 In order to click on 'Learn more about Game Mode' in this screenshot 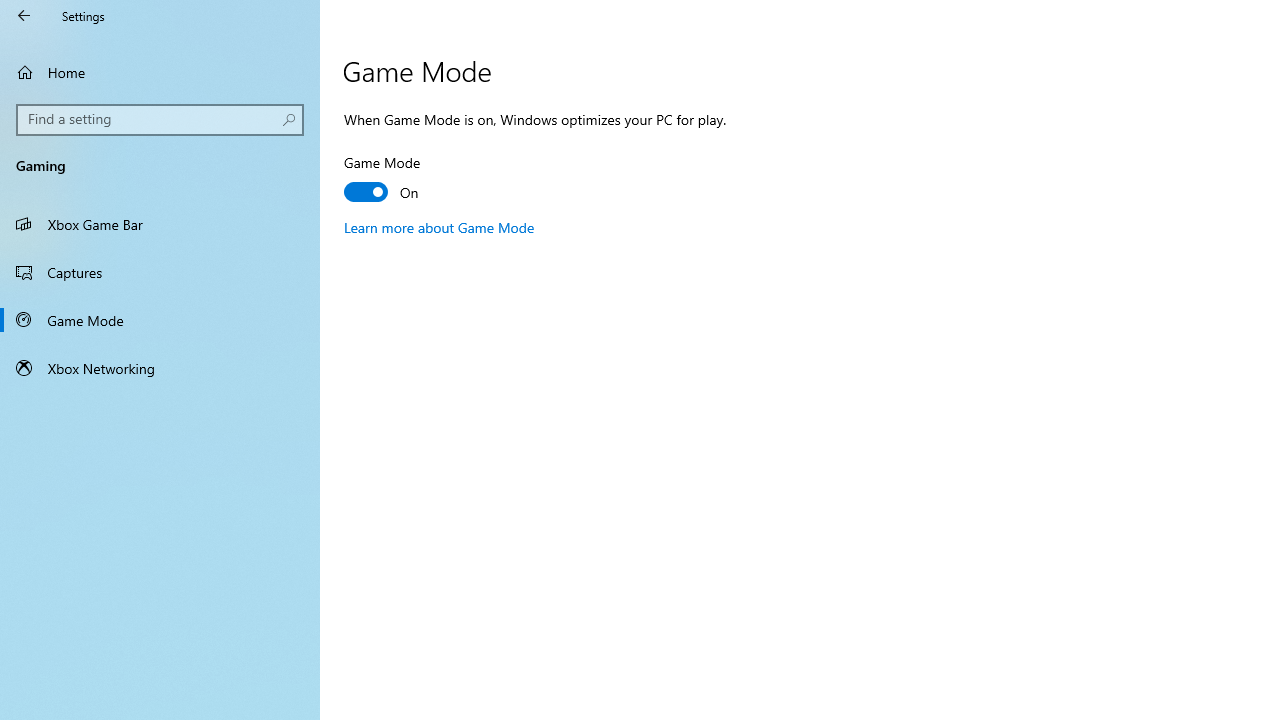, I will do `click(438, 226)`.